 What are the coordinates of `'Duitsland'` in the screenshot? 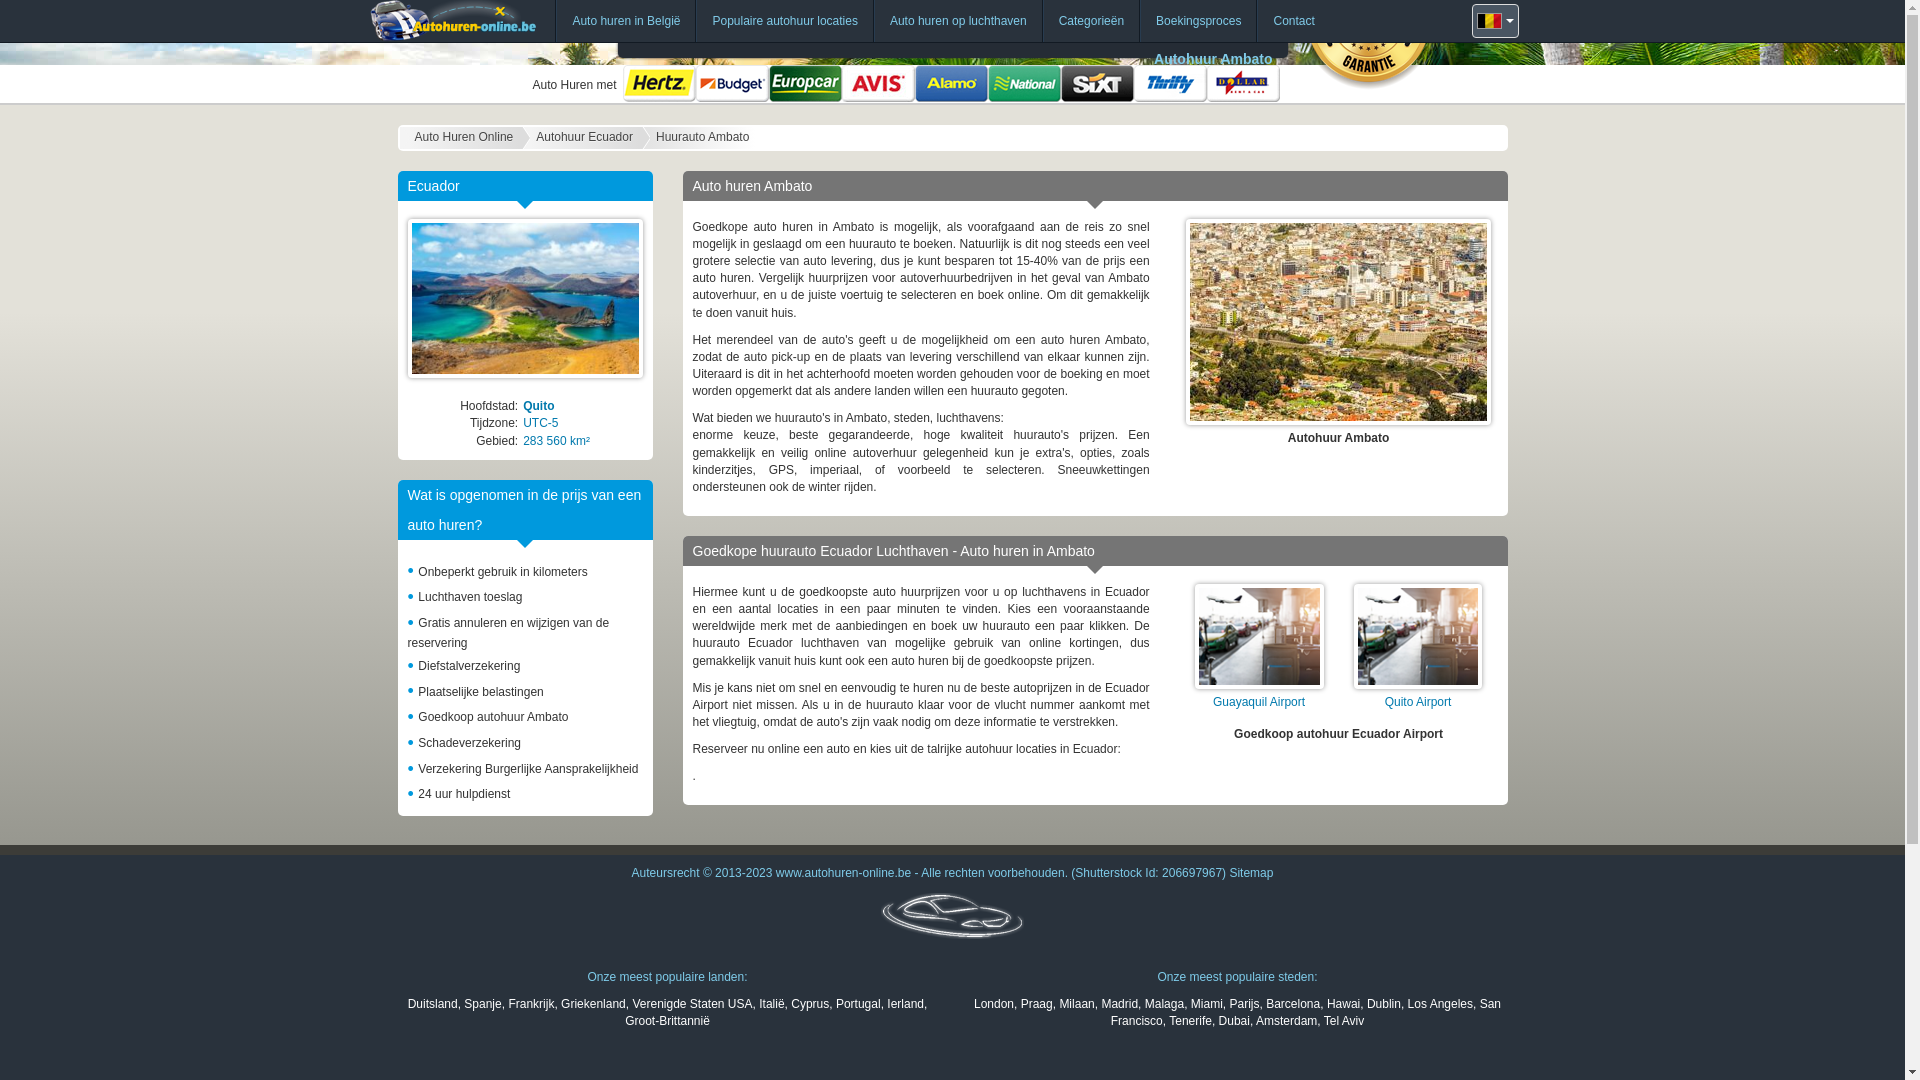 It's located at (407, 1003).